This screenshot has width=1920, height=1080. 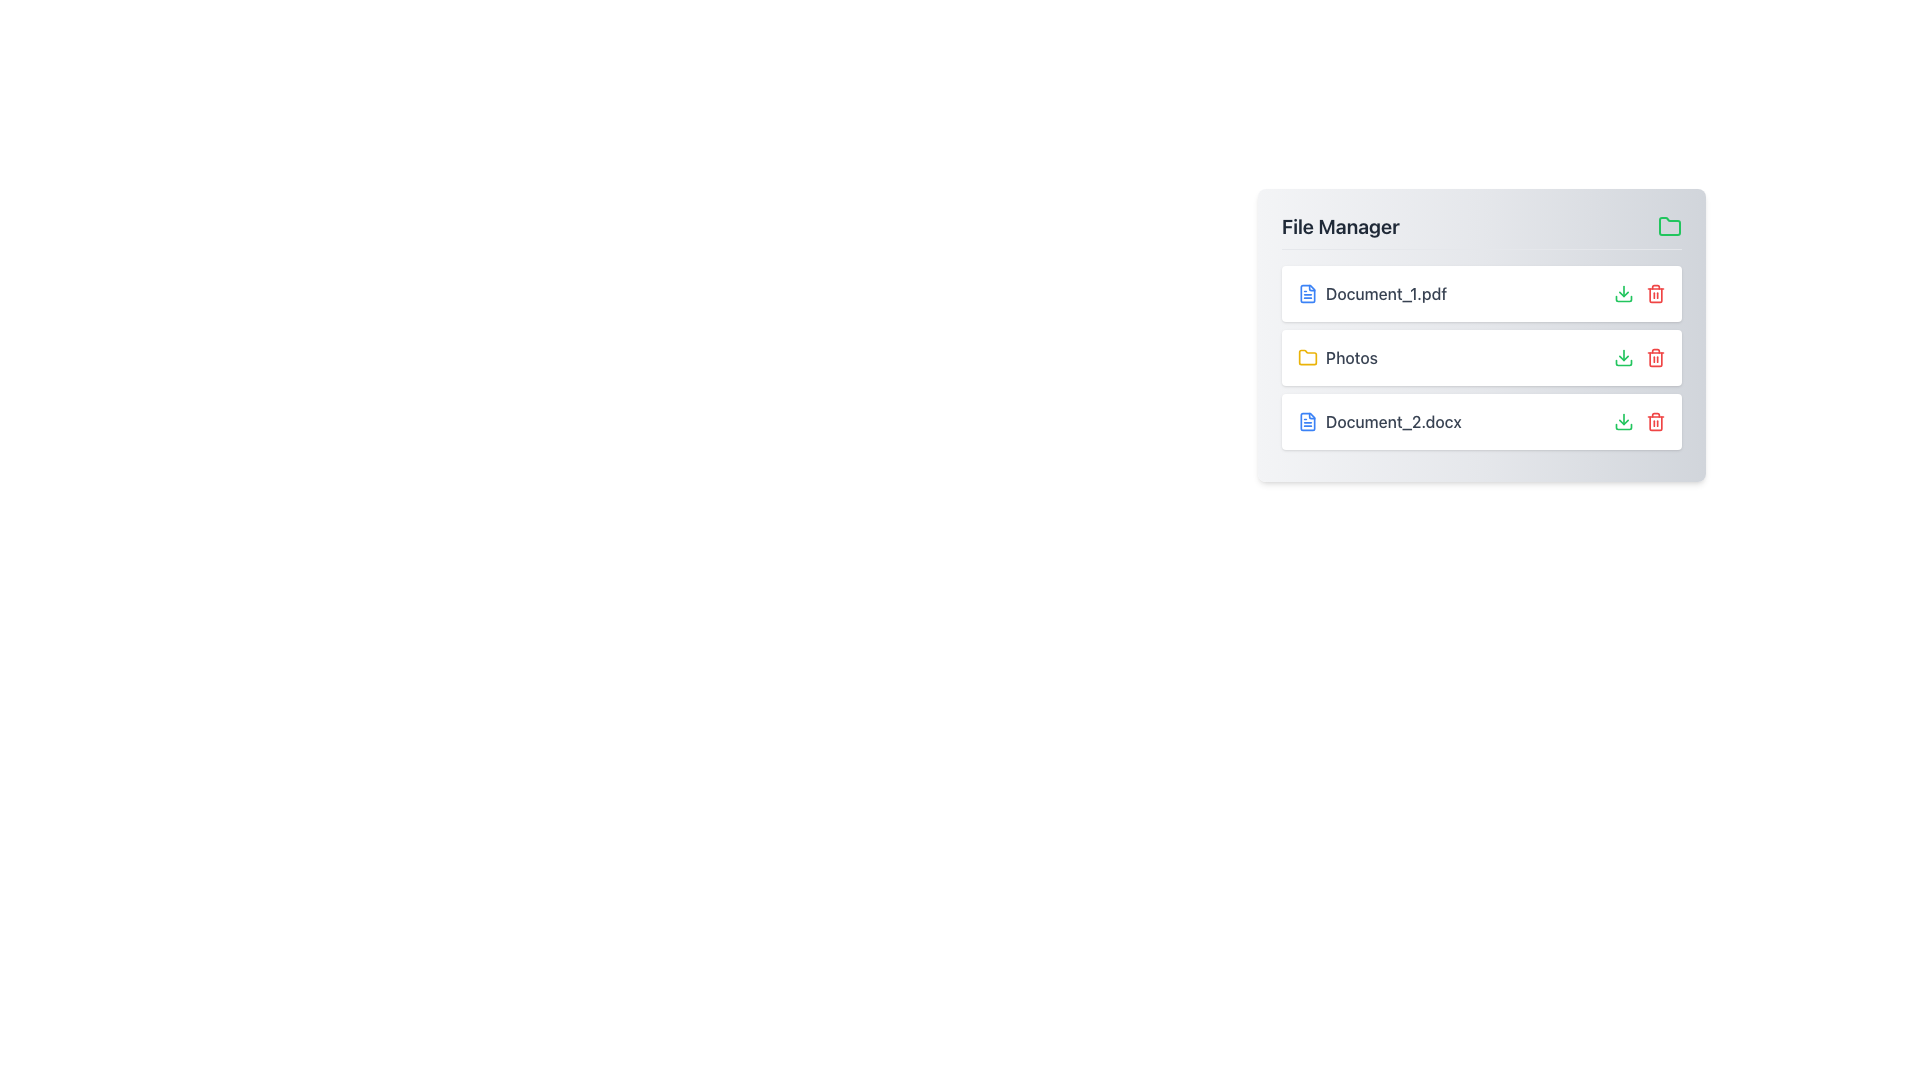 I want to click on the red trash bin icon button located at the far right side of the row for 'Document_1.pdf', so click(x=1656, y=293).